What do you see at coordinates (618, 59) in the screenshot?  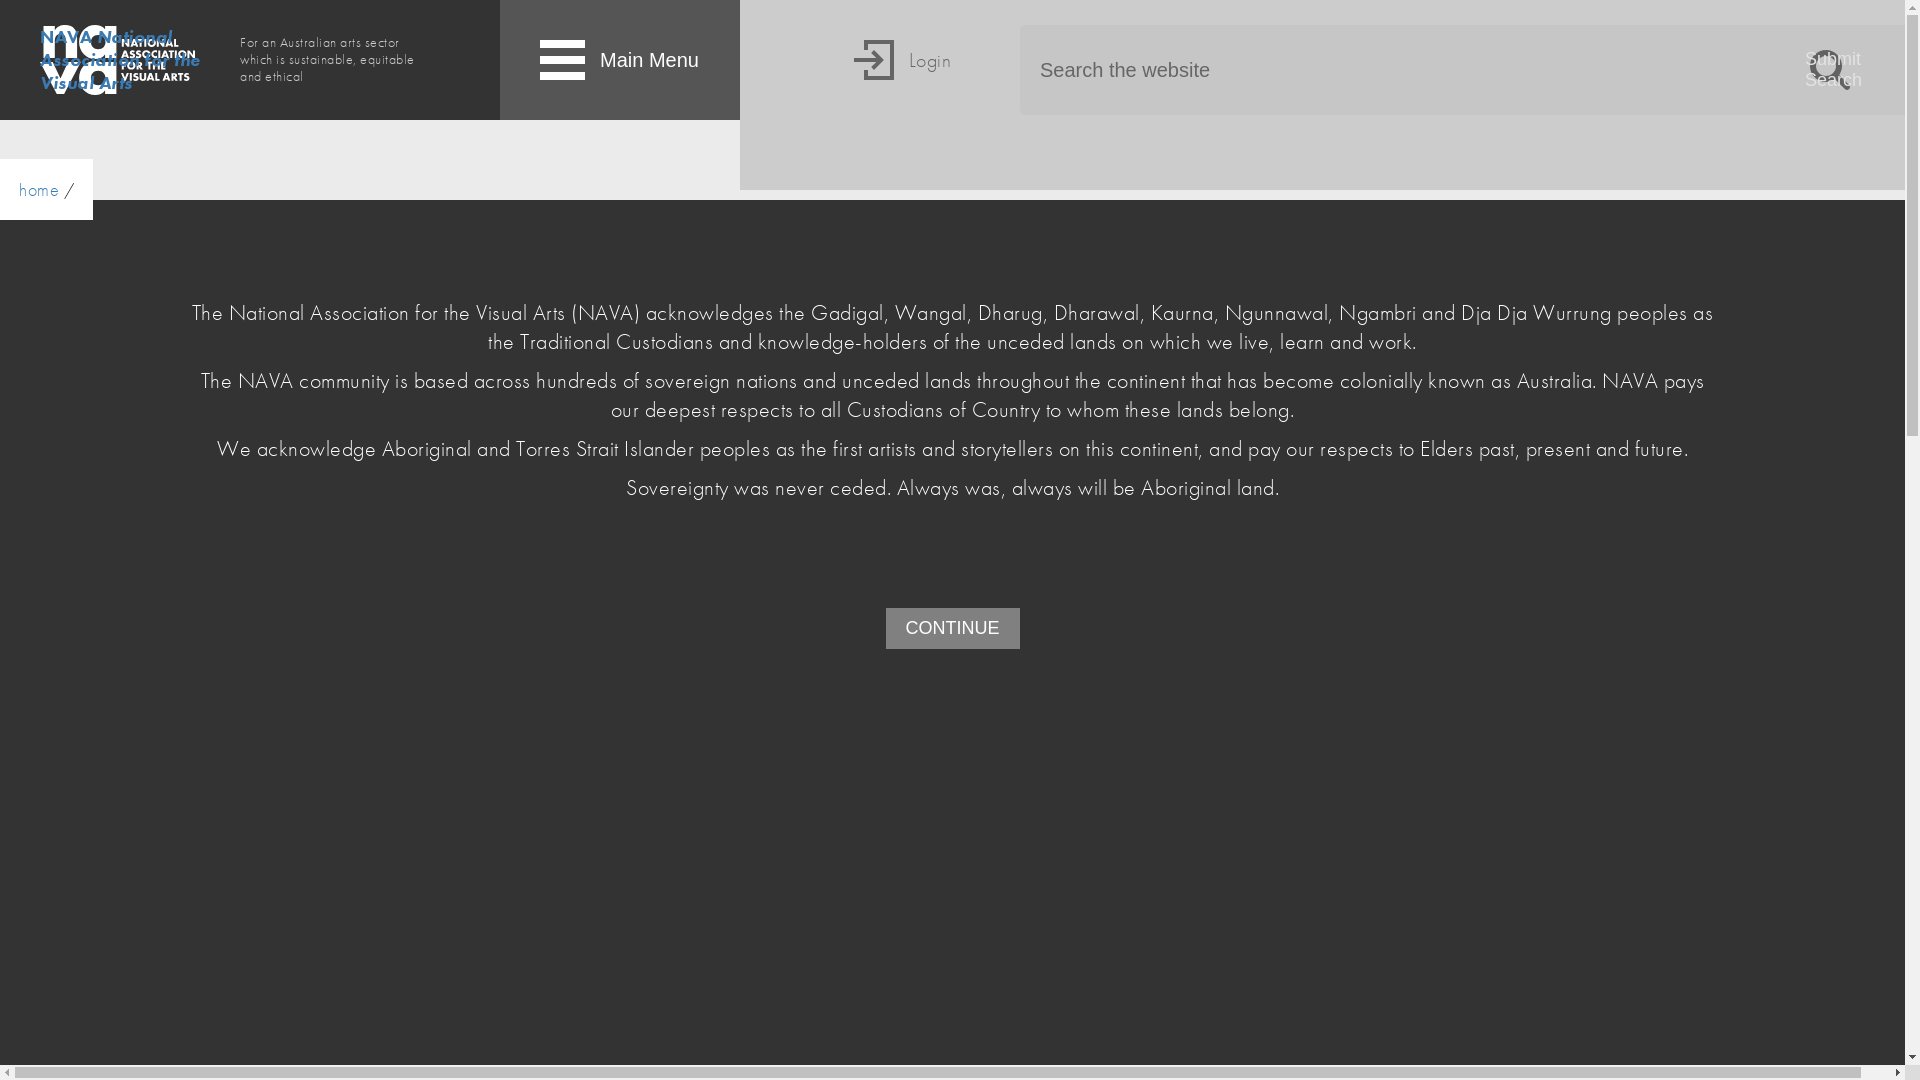 I see `'Main Menu'` at bounding box center [618, 59].